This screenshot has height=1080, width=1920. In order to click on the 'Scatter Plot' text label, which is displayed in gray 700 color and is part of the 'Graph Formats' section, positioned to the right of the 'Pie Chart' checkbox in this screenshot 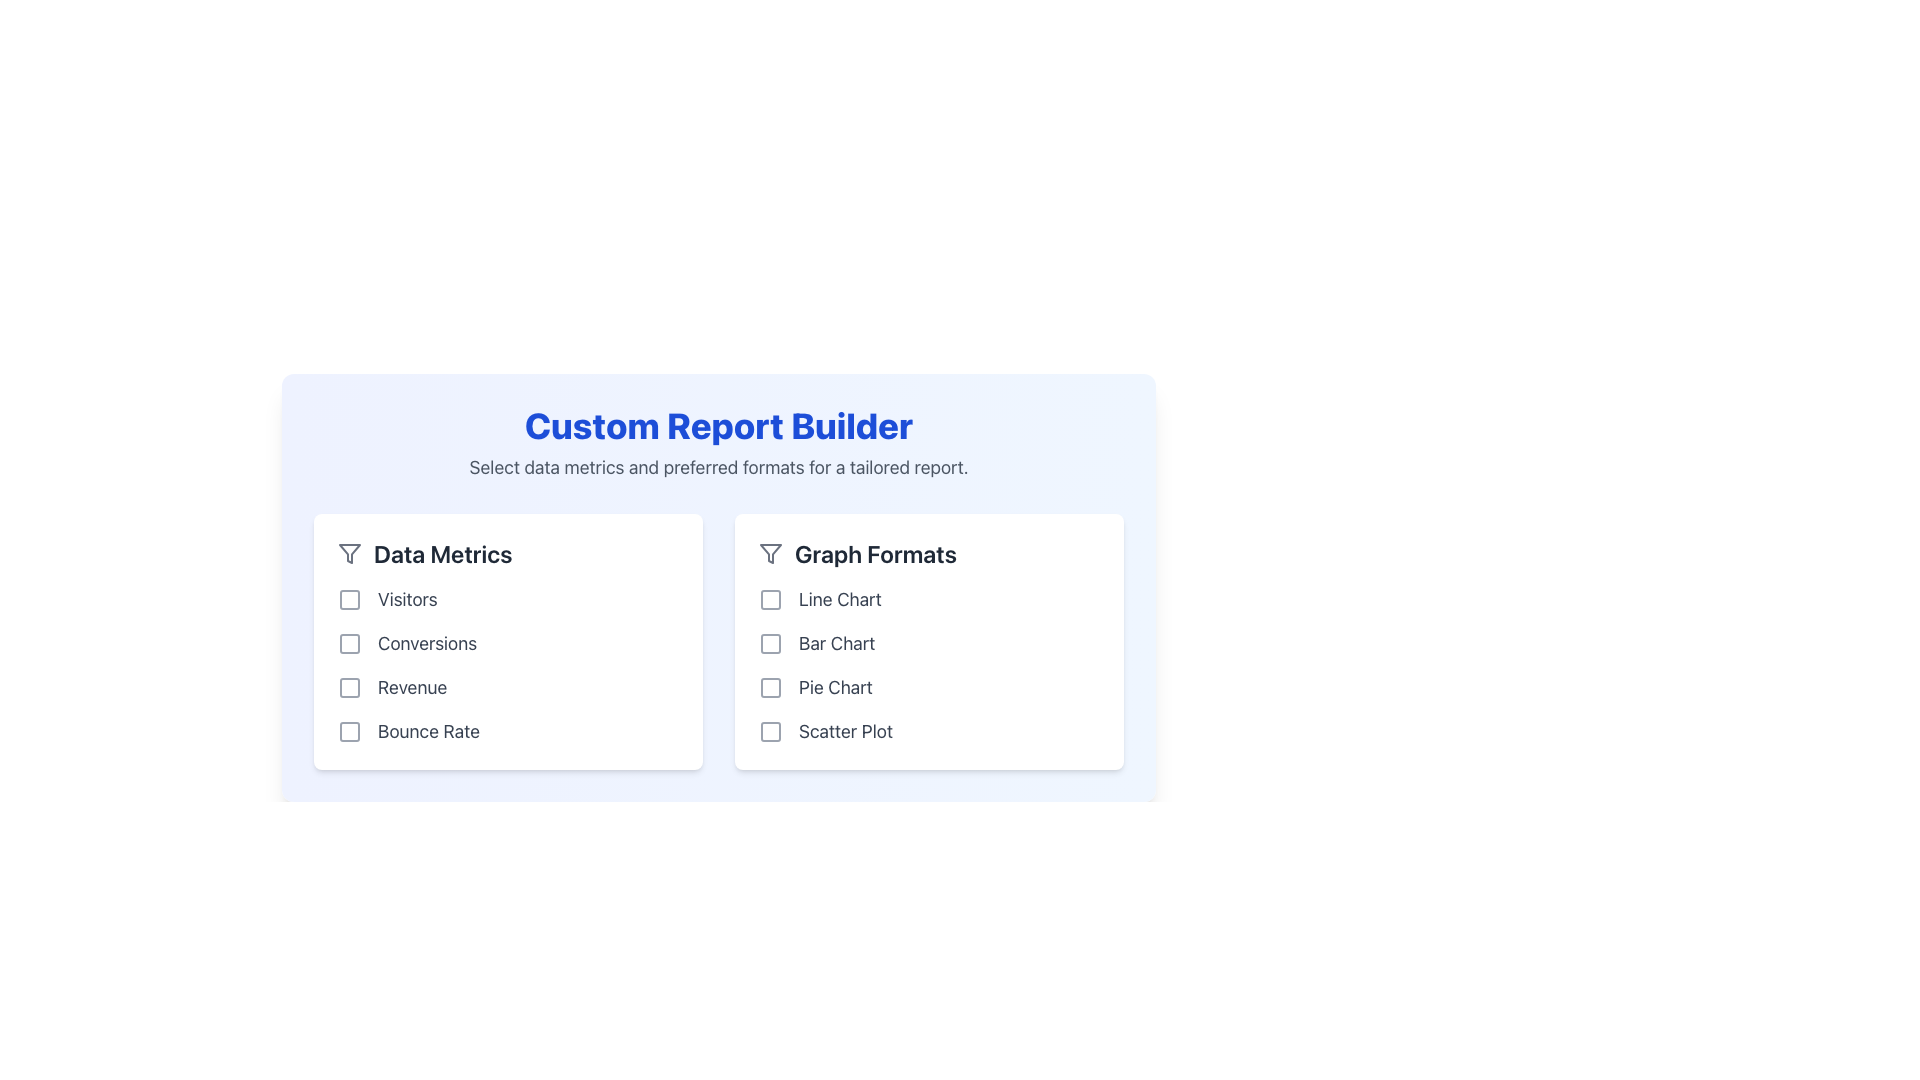, I will do `click(845, 732)`.